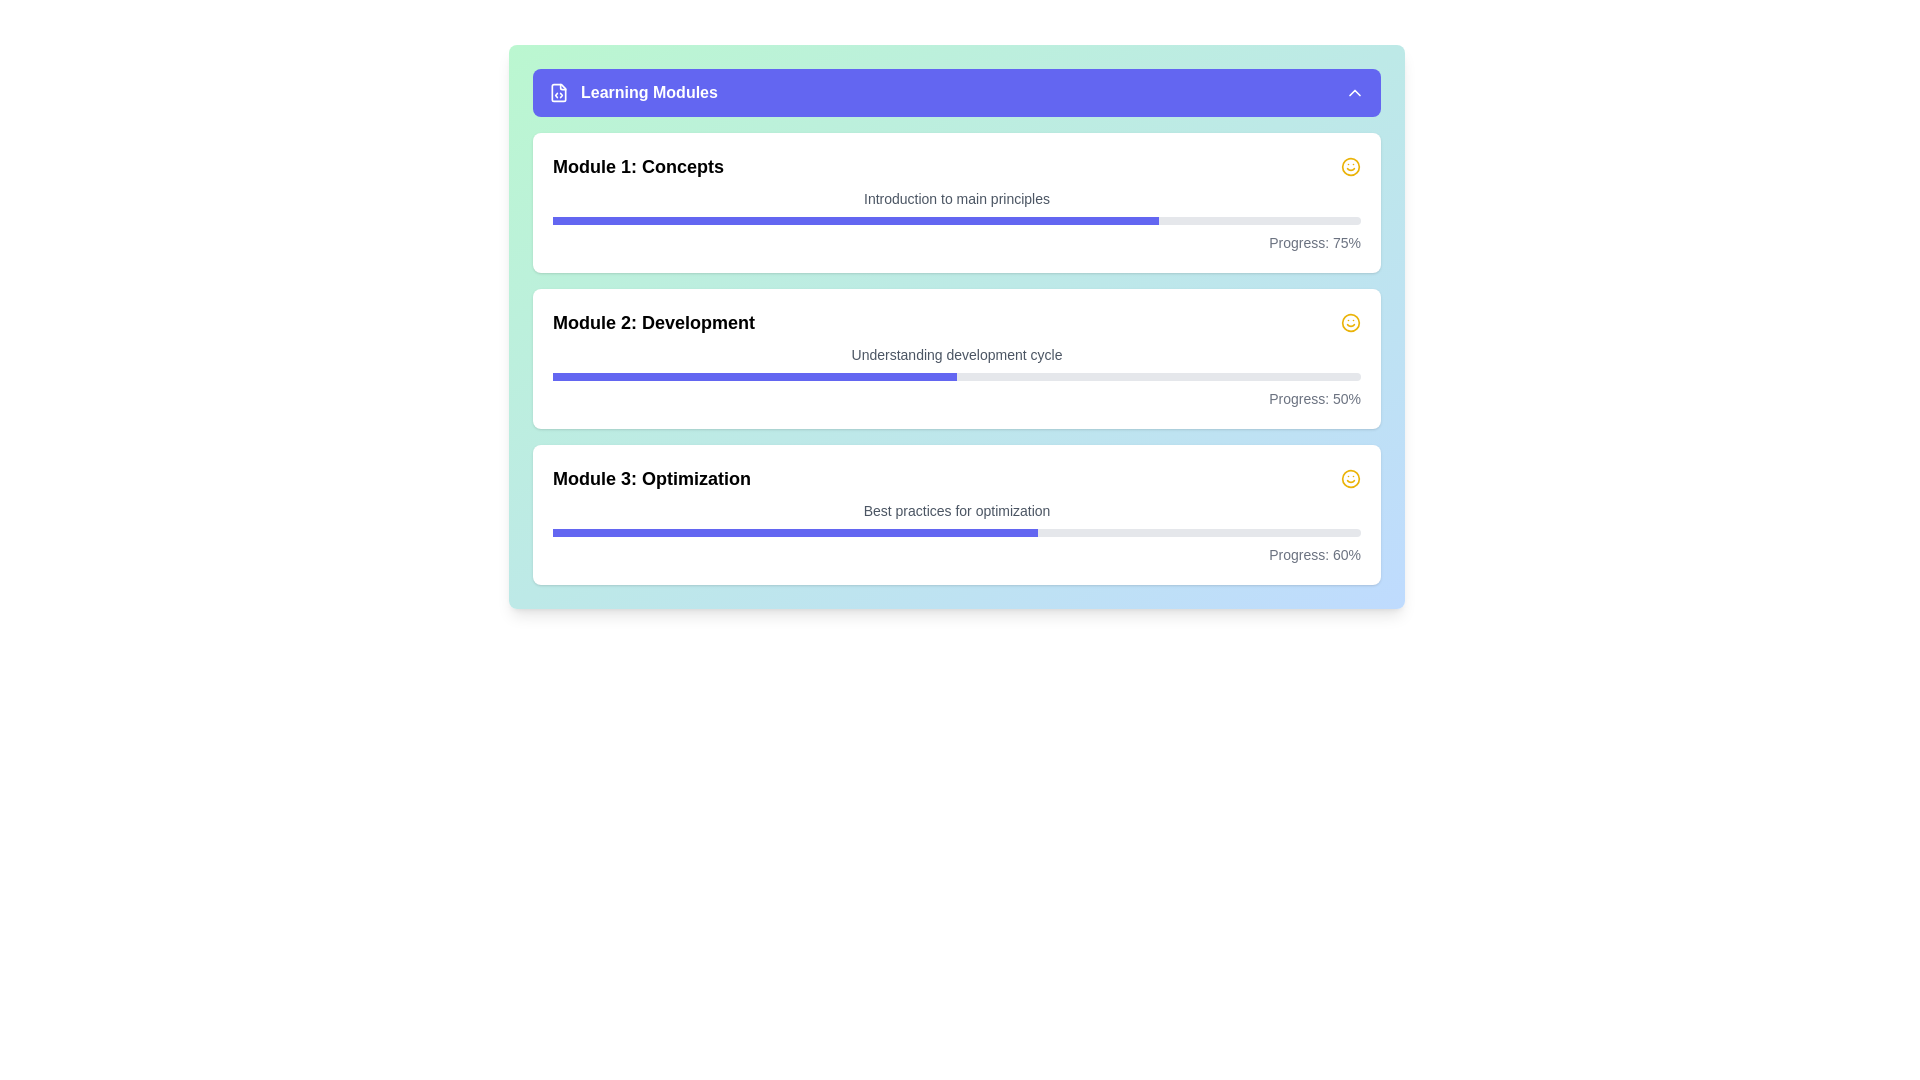 The width and height of the screenshot is (1920, 1080). I want to click on the progress bar of the Informational card, which displays information about a module and is located in the third position of a vertically stacked list below 'Module 2: Development', so click(955, 514).